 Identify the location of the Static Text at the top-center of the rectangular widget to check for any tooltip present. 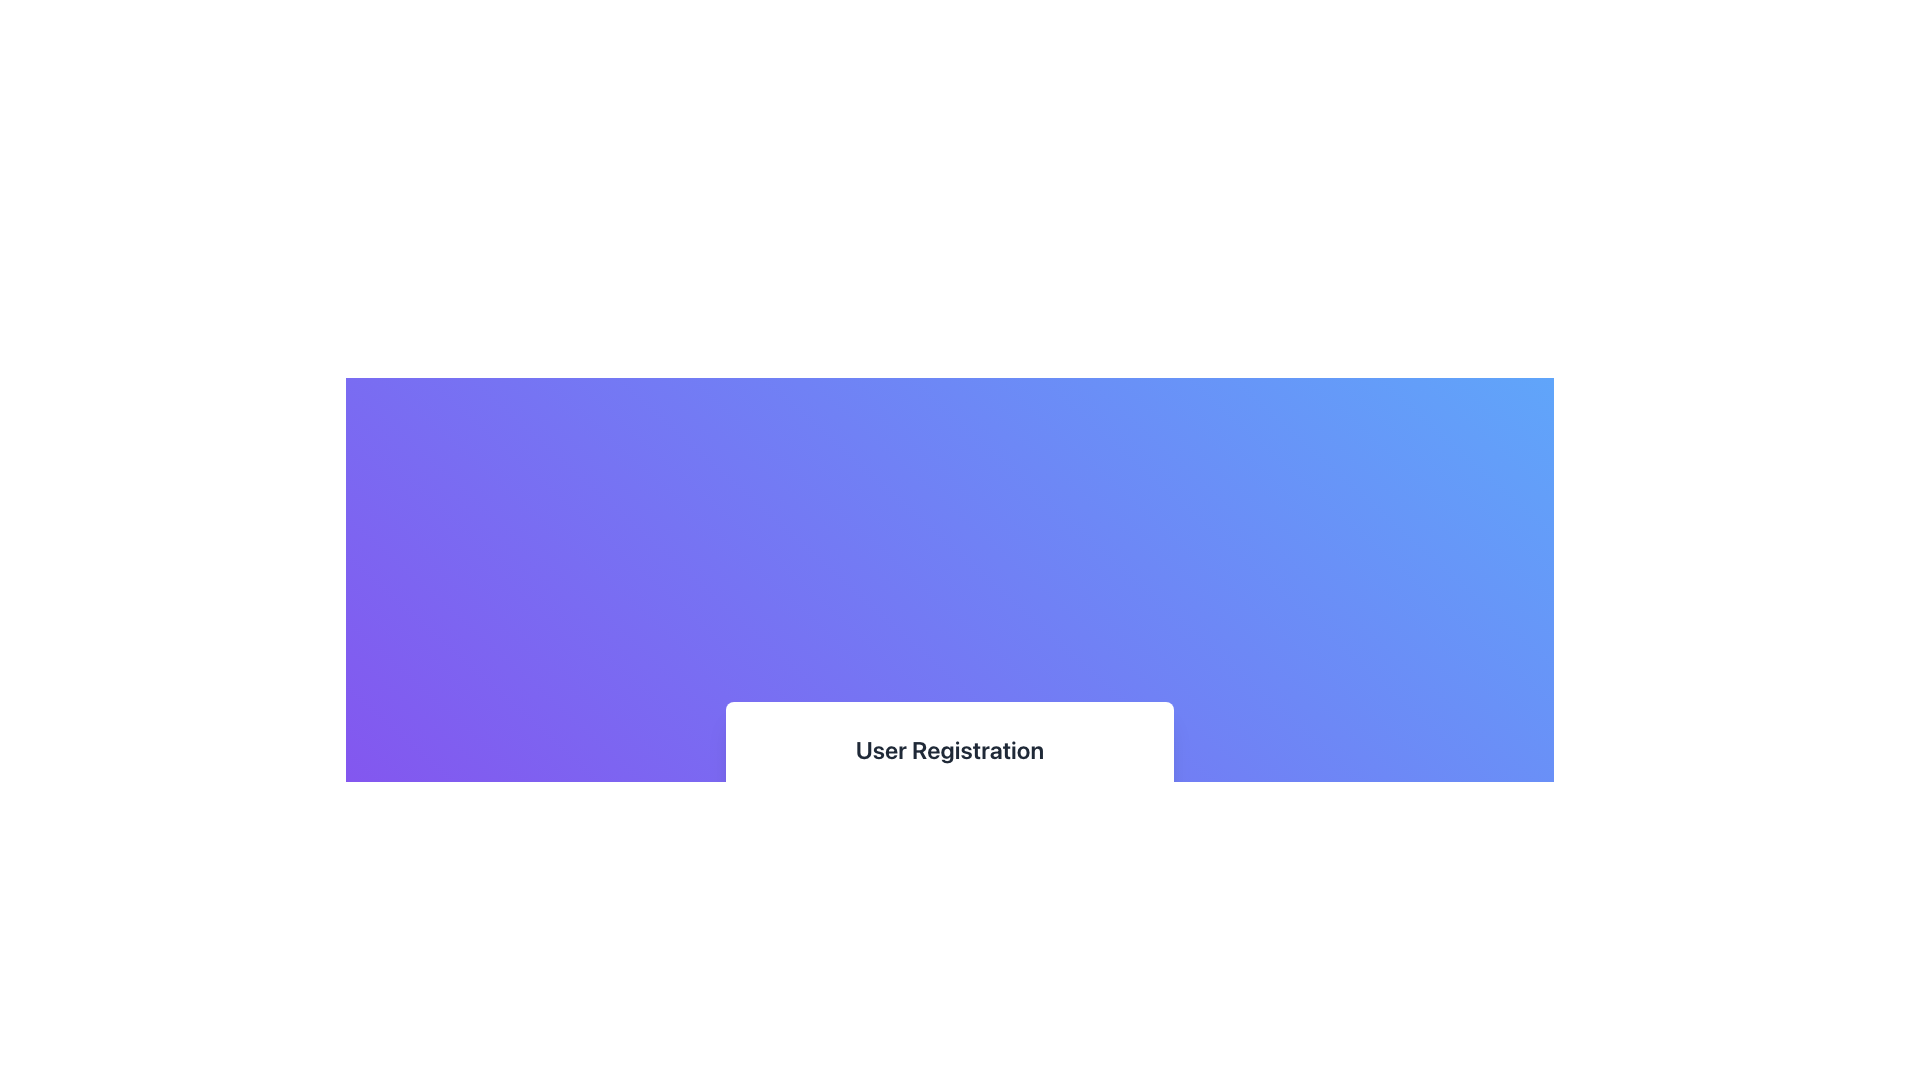
(949, 749).